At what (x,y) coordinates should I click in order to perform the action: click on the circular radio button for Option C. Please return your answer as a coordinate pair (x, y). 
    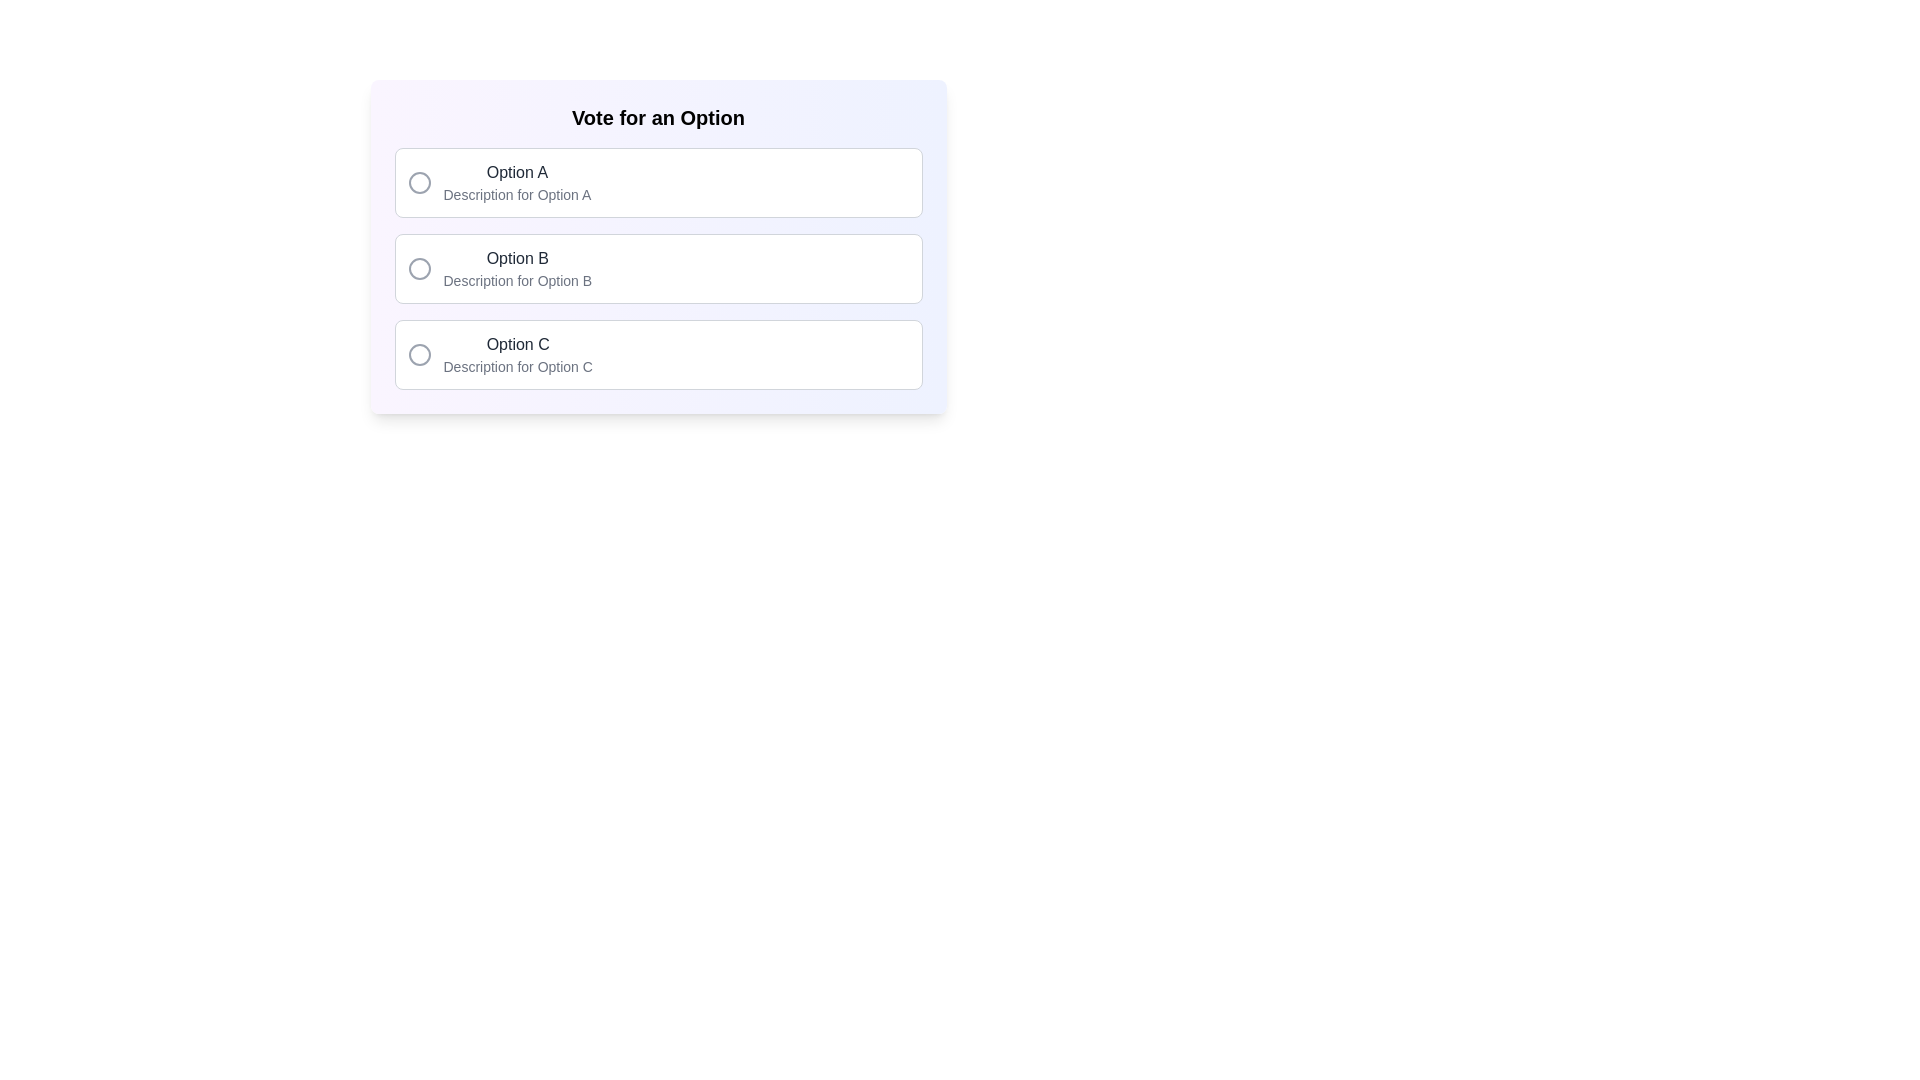
    Looking at the image, I should click on (418, 353).